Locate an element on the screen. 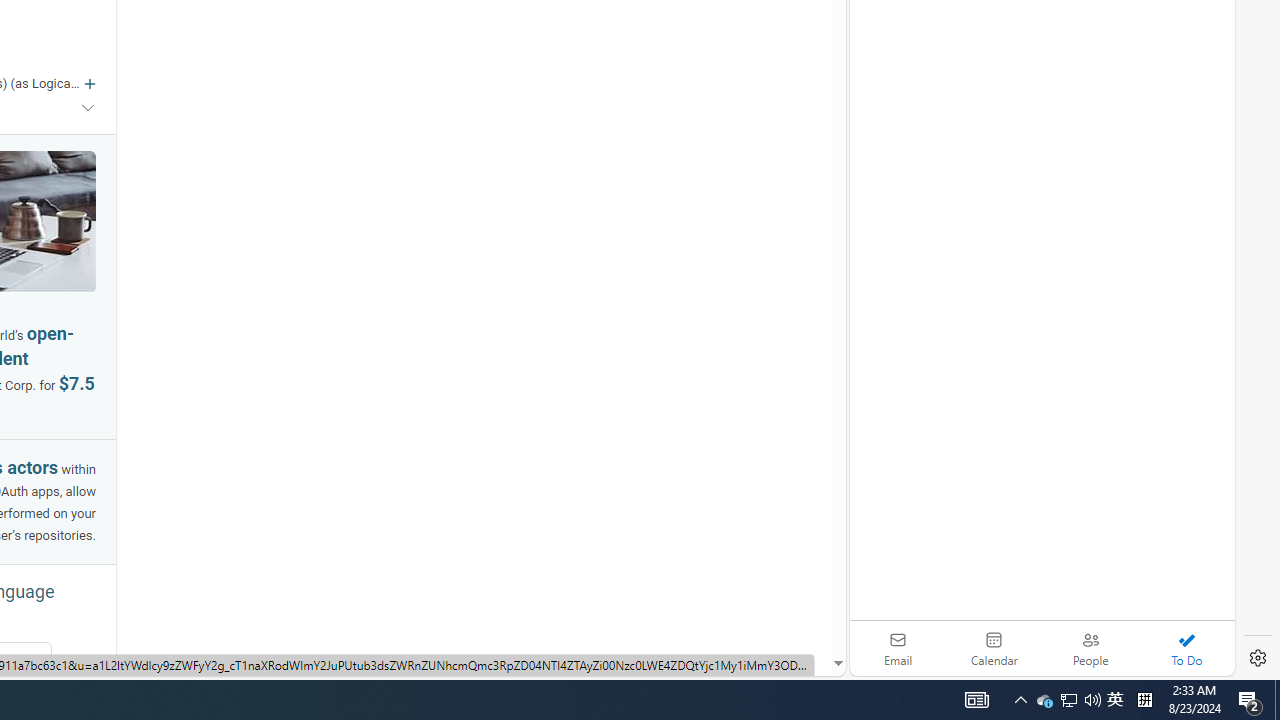 This screenshot has width=1280, height=720. 'Calendar. Date today is 22' is located at coordinates (994, 648).